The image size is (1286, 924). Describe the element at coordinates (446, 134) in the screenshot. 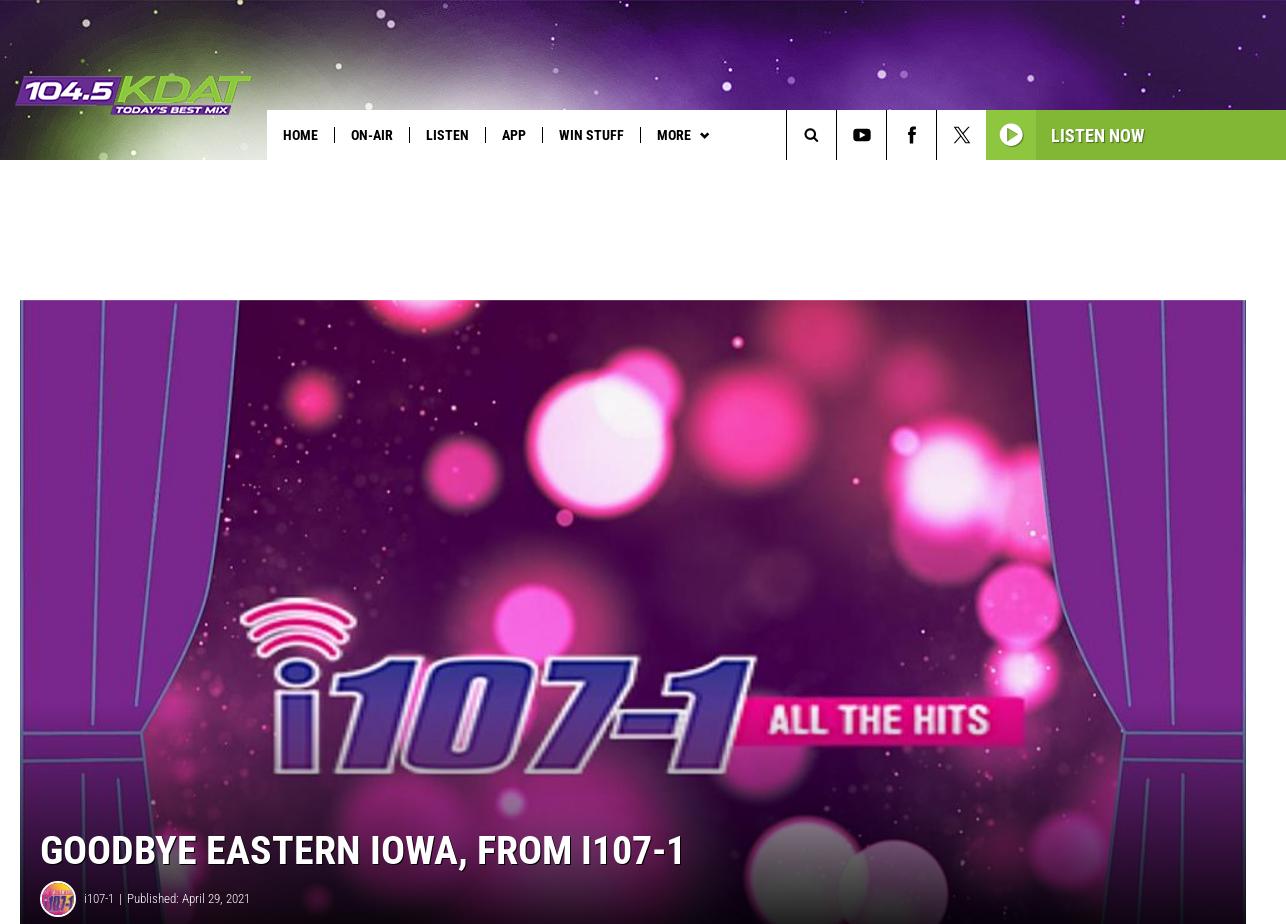

I see `'Listen'` at that location.